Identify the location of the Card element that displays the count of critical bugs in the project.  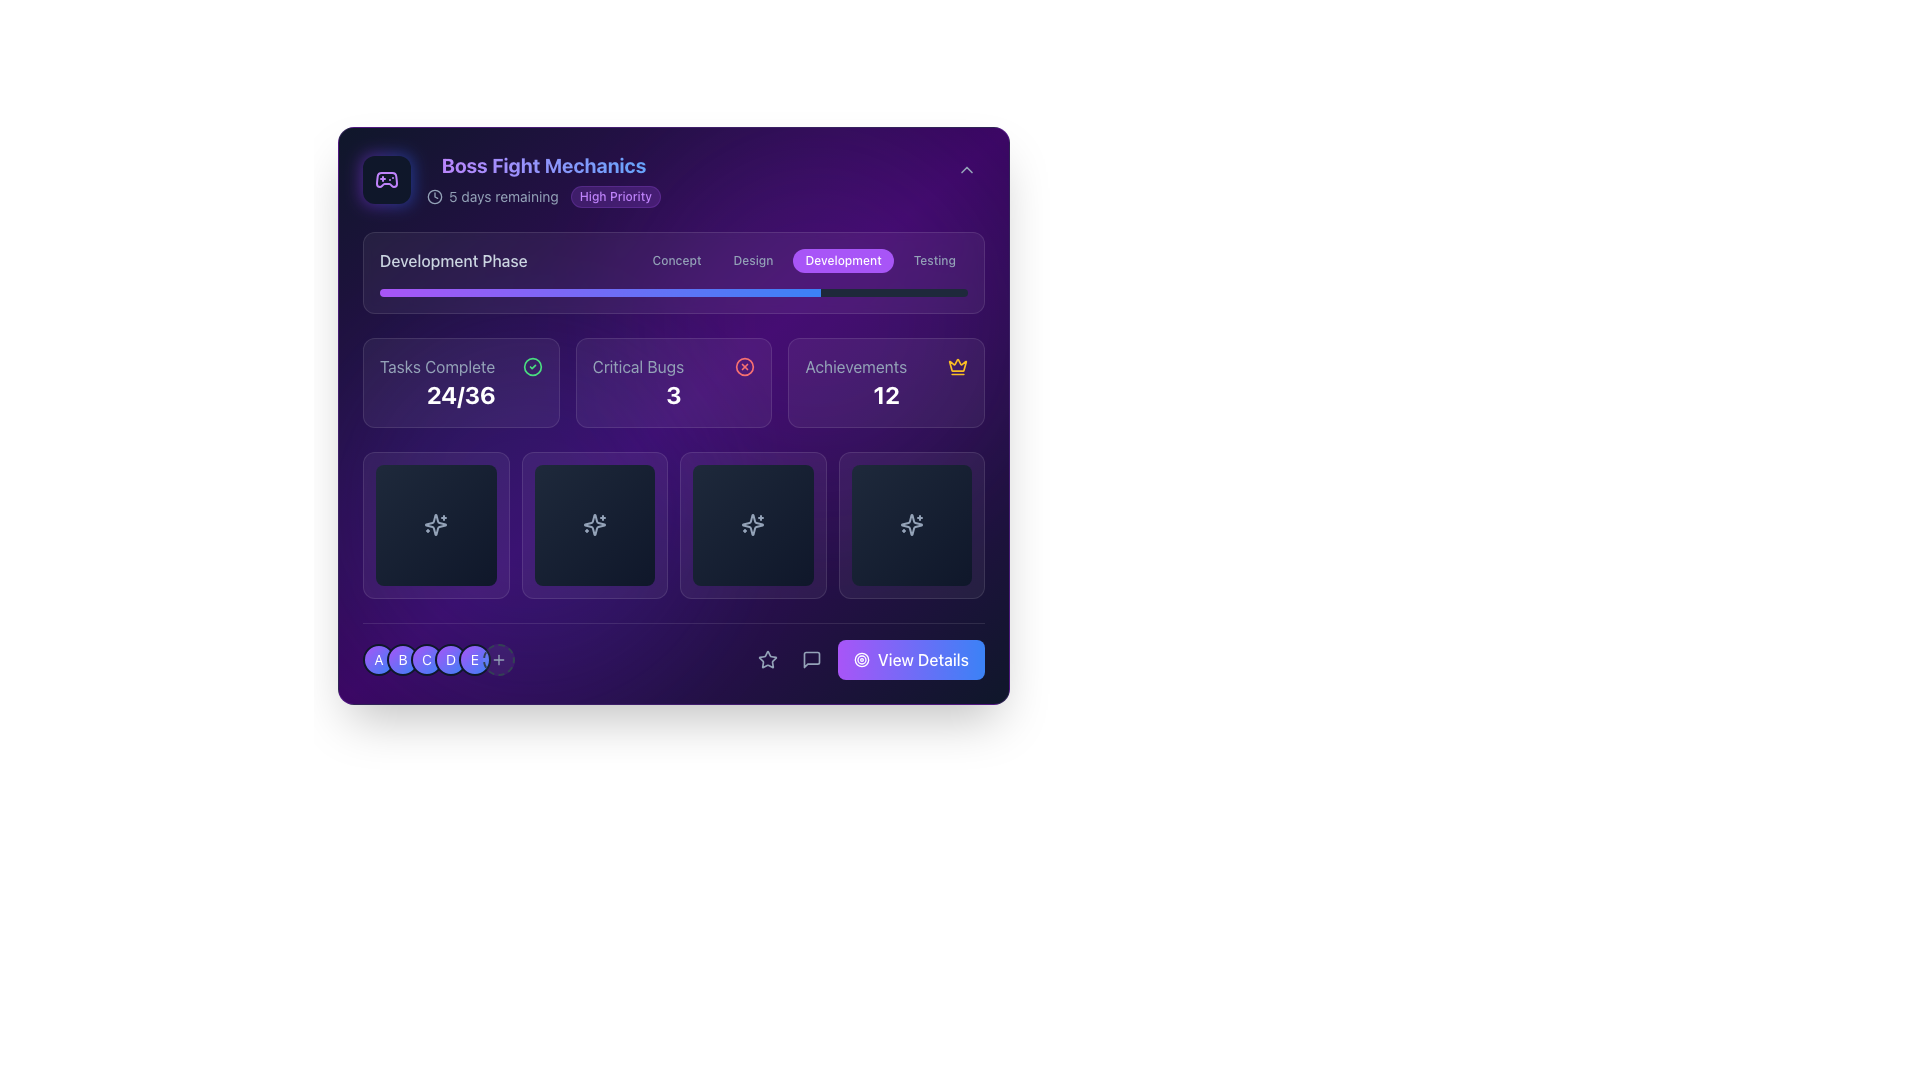
(673, 382).